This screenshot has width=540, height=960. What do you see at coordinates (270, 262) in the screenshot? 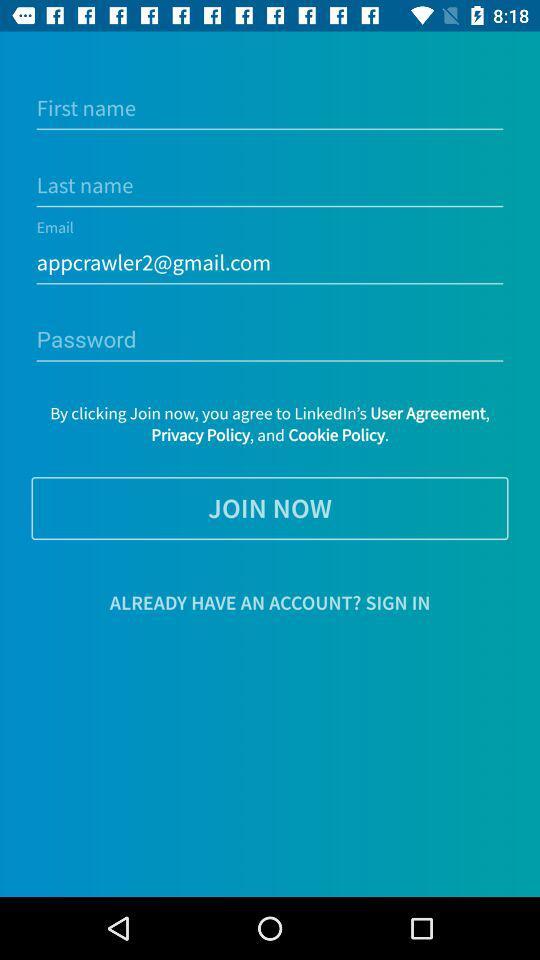
I see `appcrawler2@gmail.com icon` at bounding box center [270, 262].